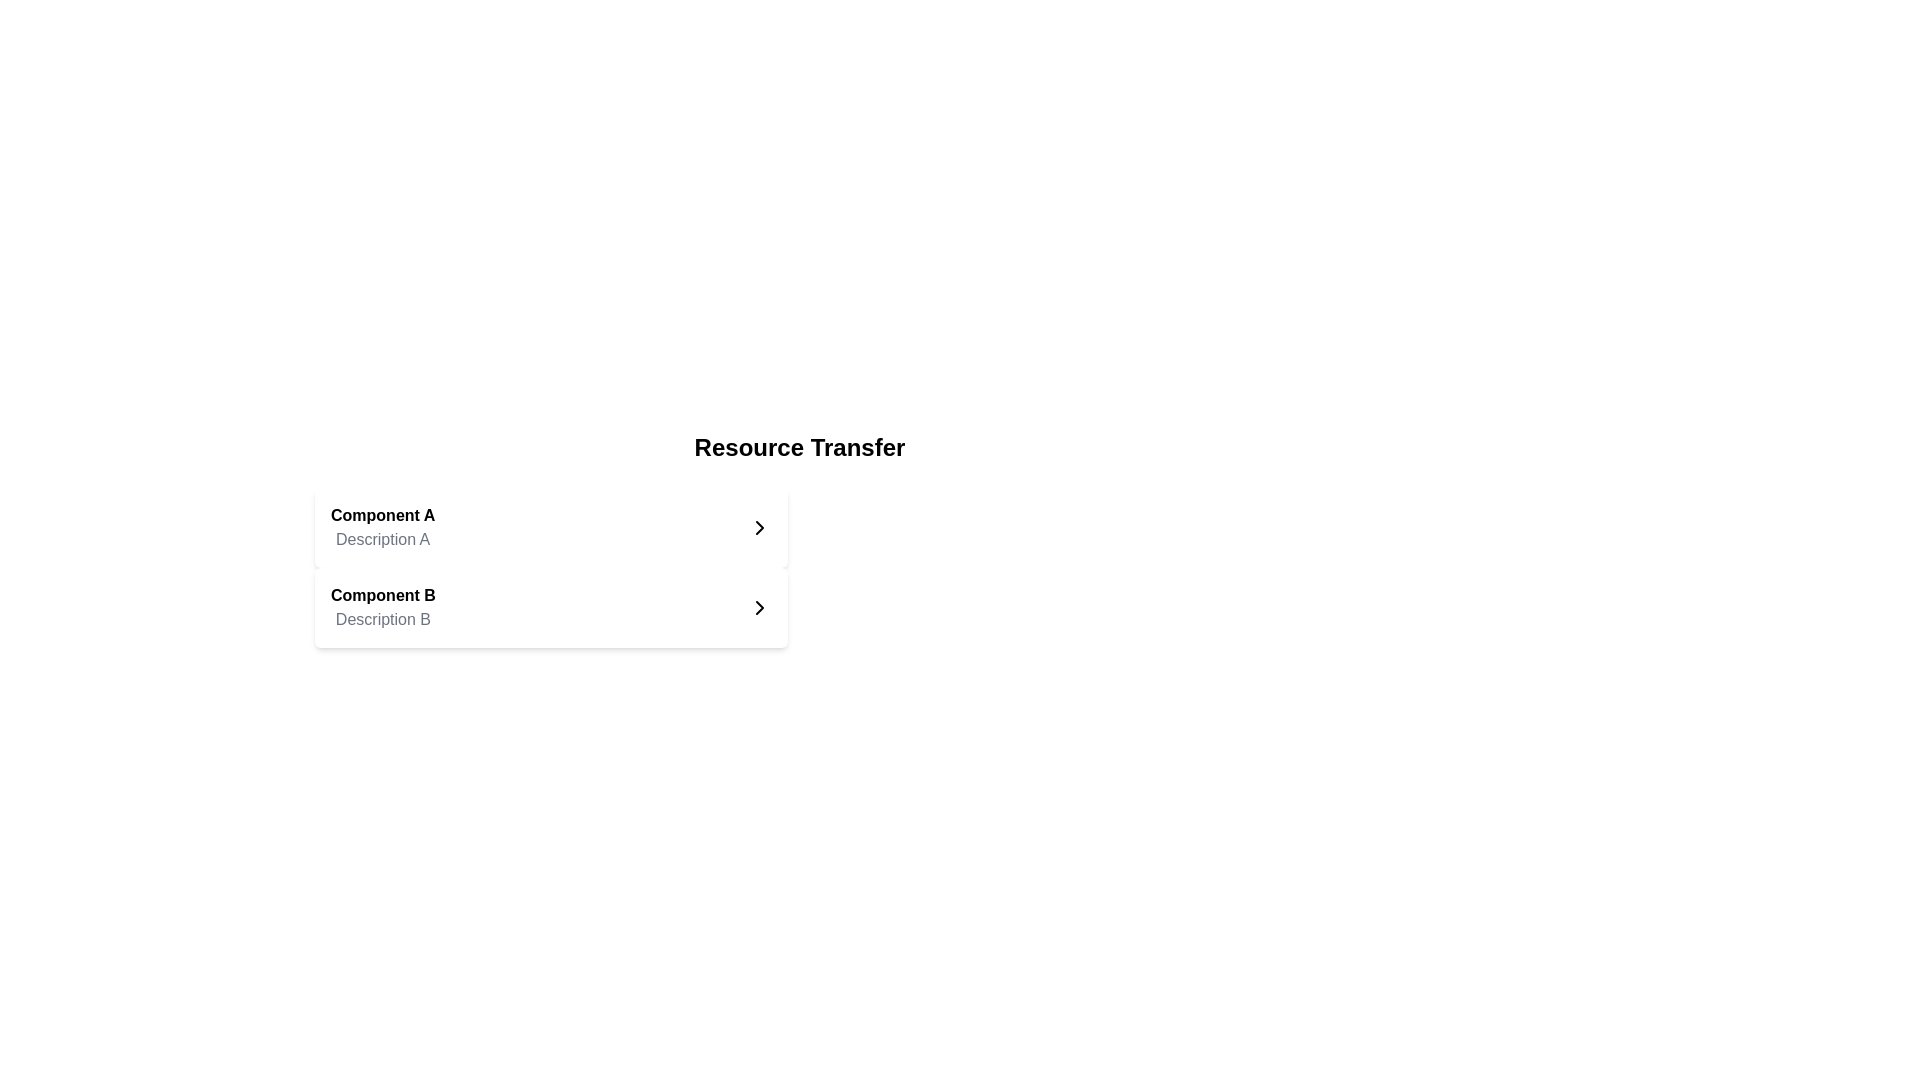  What do you see at coordinates (383, 515) in the screenshot?
I see `text label that serves as a title for the section containing 'Component A' and 'Description A', positioned at the upper-left part of the interface` at bounding box center [383, 515].